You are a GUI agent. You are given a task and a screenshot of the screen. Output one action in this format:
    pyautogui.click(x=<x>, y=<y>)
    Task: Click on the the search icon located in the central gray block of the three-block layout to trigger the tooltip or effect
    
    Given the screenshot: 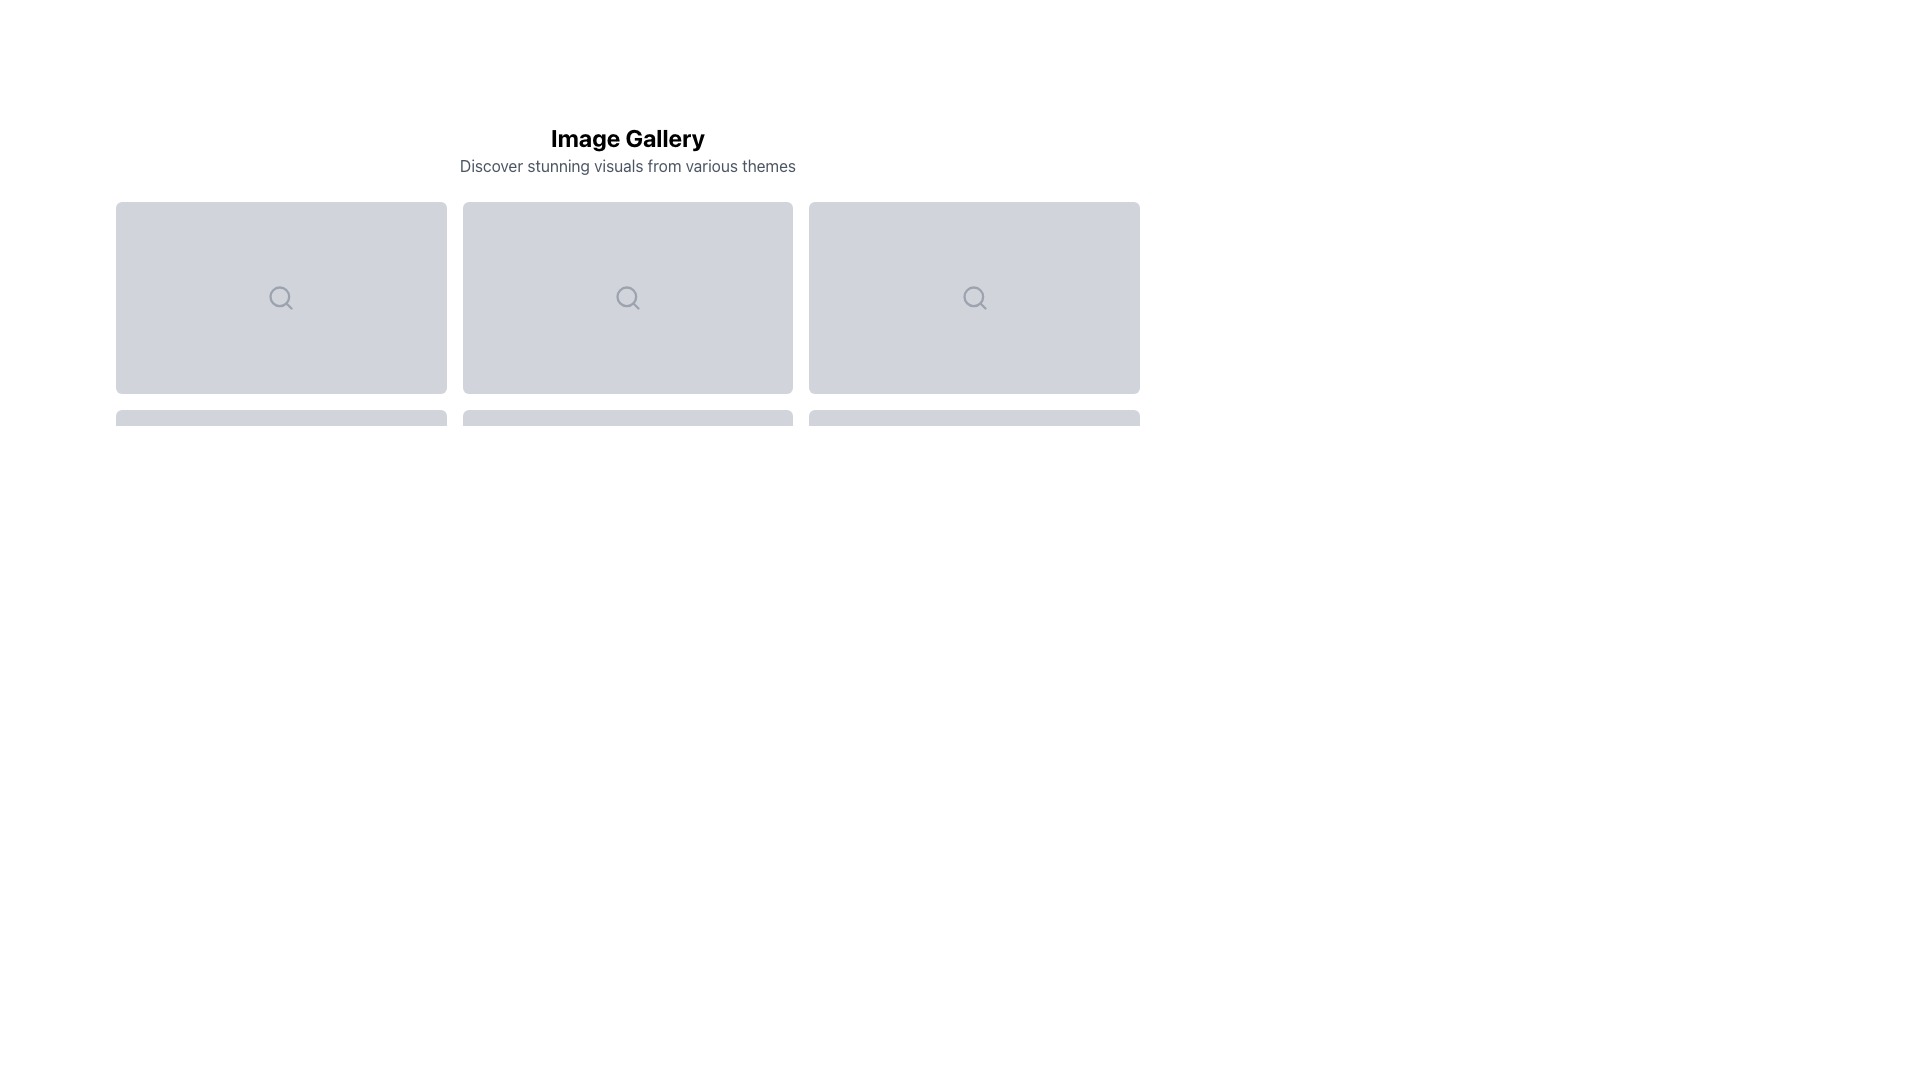 What is the action you would take?
    pyautogui.click(x=974, y=297)
    